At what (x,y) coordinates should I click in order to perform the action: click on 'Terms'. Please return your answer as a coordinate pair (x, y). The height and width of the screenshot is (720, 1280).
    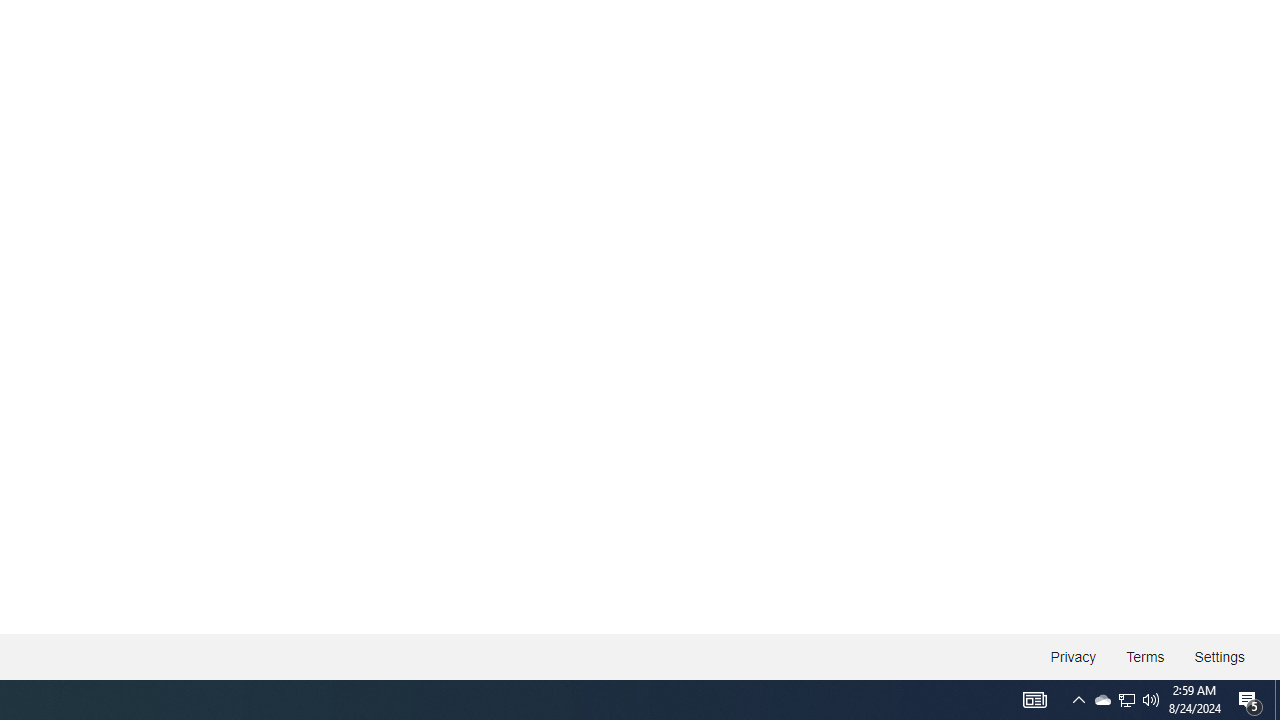
    Looking at the image, I should click on (1145, 657).